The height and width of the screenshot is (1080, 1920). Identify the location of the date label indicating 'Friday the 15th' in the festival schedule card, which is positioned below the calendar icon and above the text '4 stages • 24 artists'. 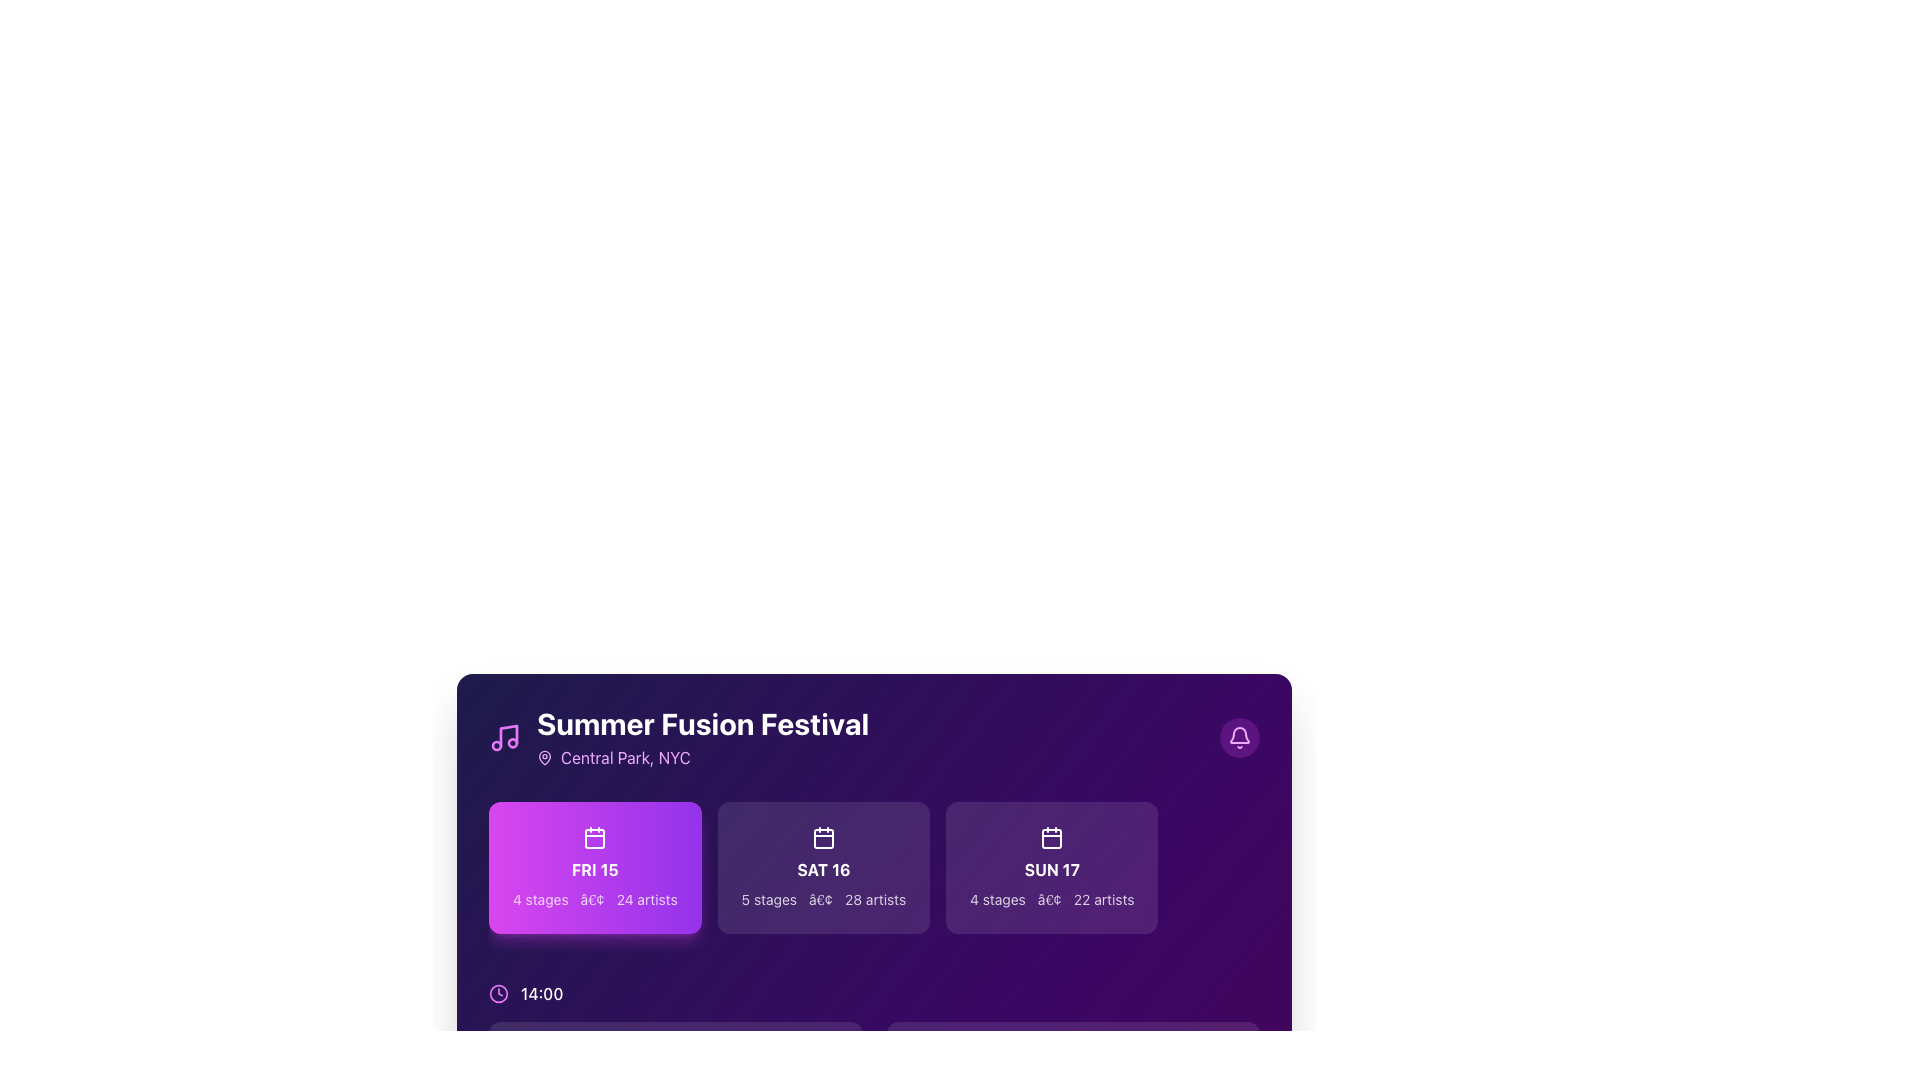
(594, 869).